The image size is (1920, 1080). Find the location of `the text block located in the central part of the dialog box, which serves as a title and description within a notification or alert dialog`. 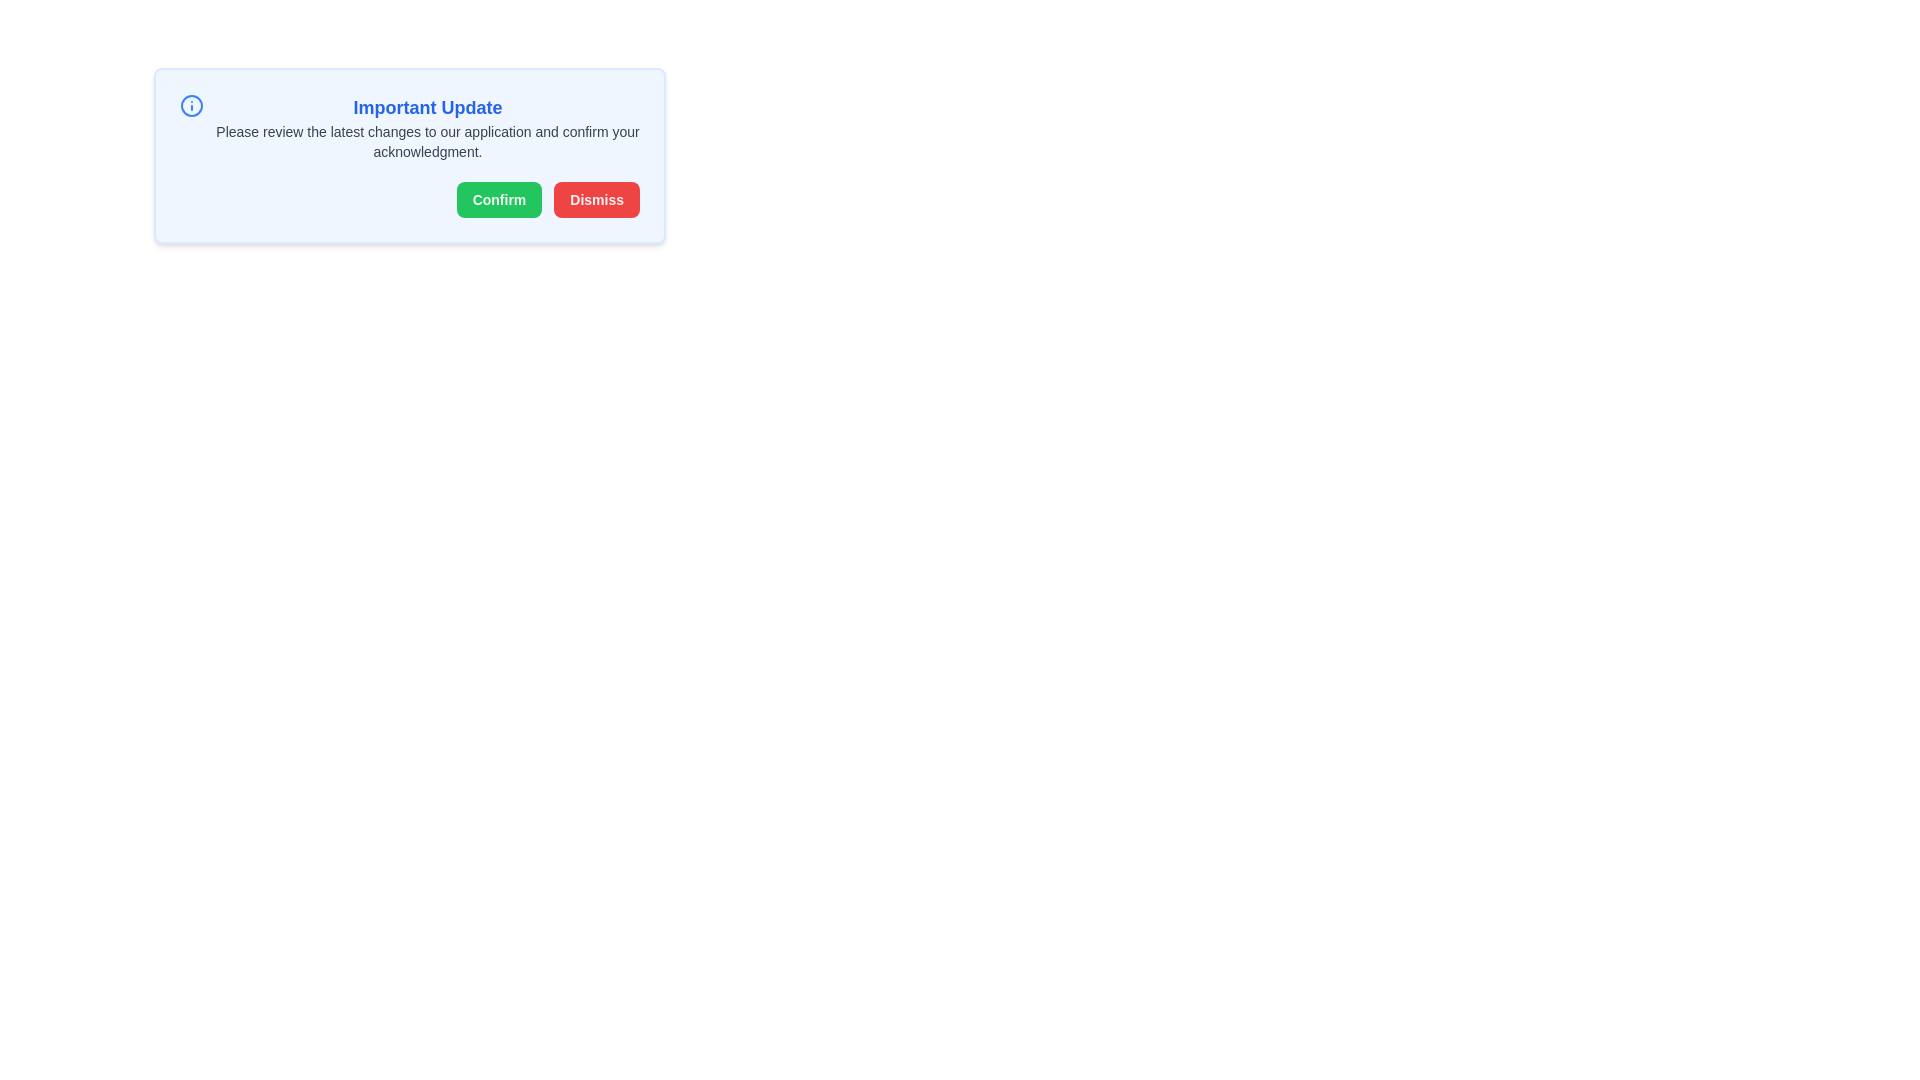

the text block located in the central part of the dialog box, which serves as a title and description within a notification or alert dialog is located at coordinates (426, 127).